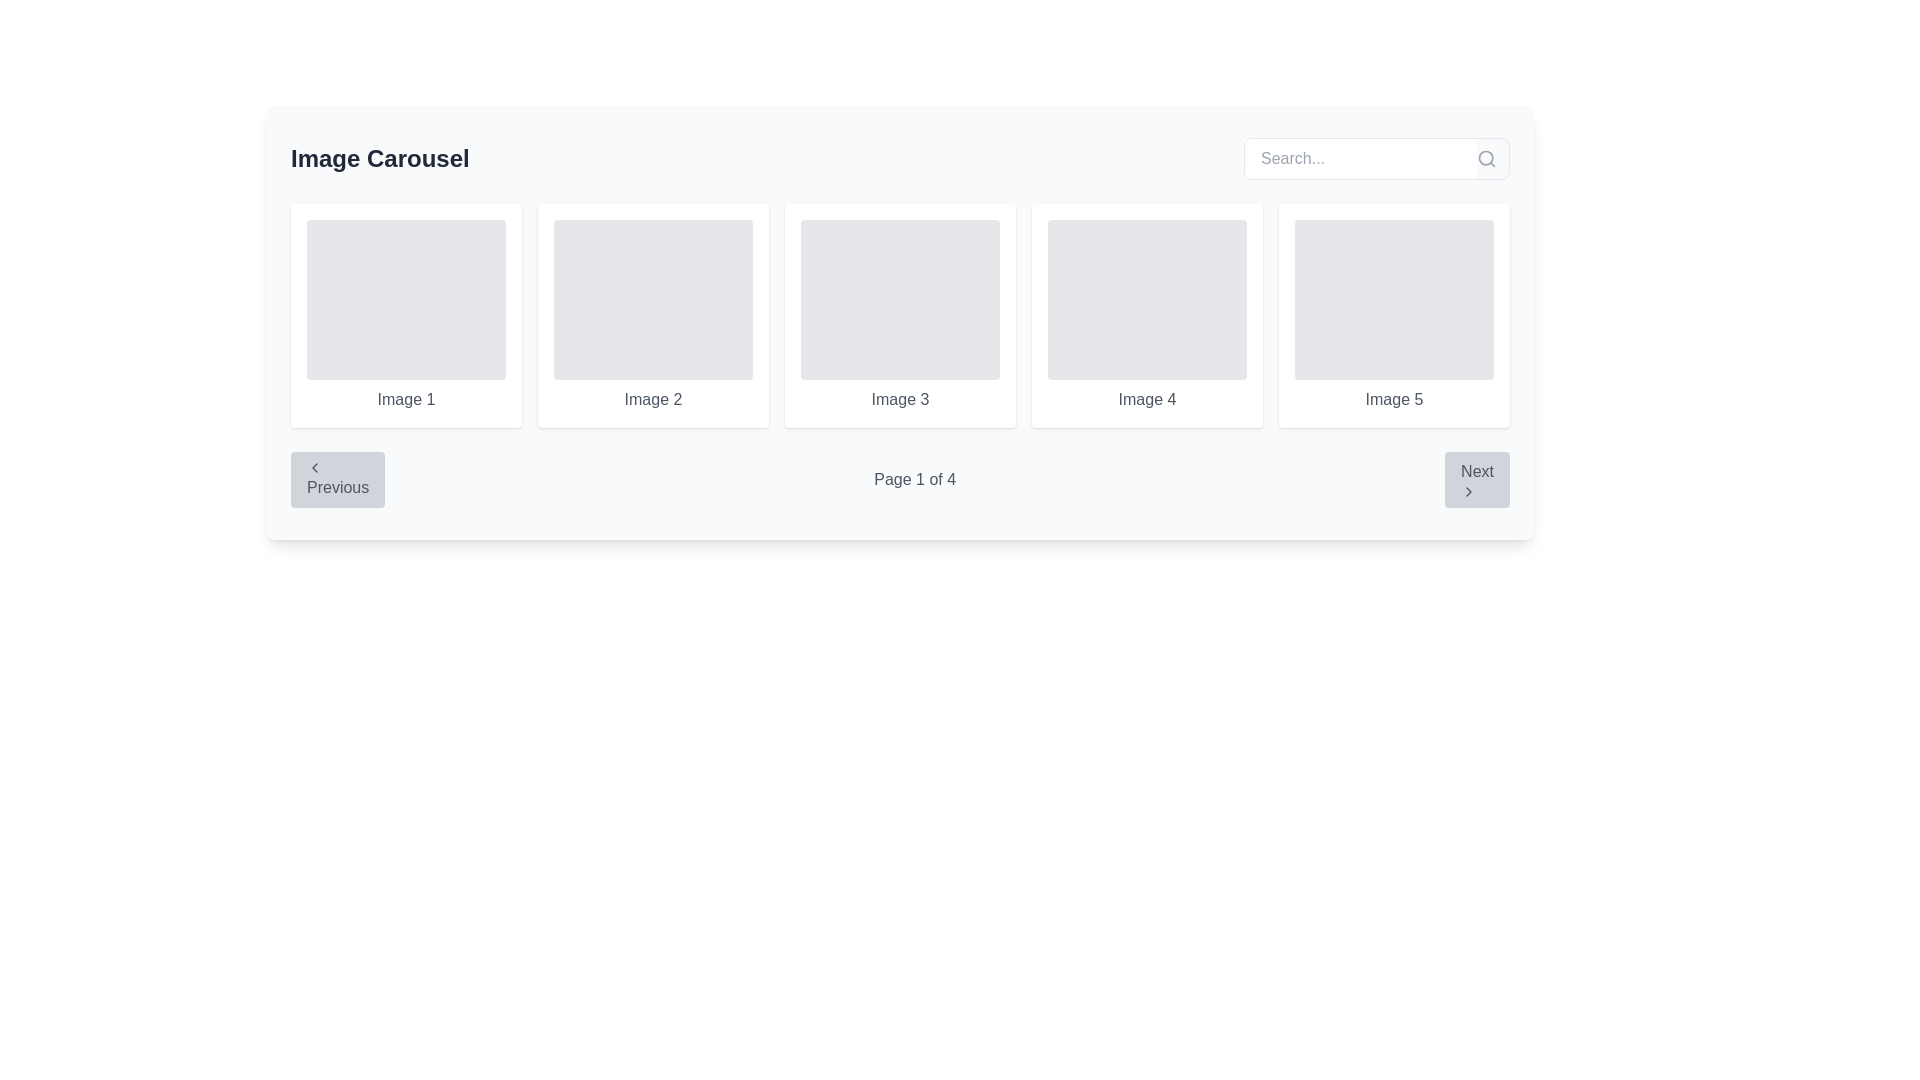  What do you see at coordinates (899, 479) in the screenshot?
I see `current page information displayed in the center text of the Pagination bar, which shows 'Page 1 of 4'` at bounding box center [899, 479].